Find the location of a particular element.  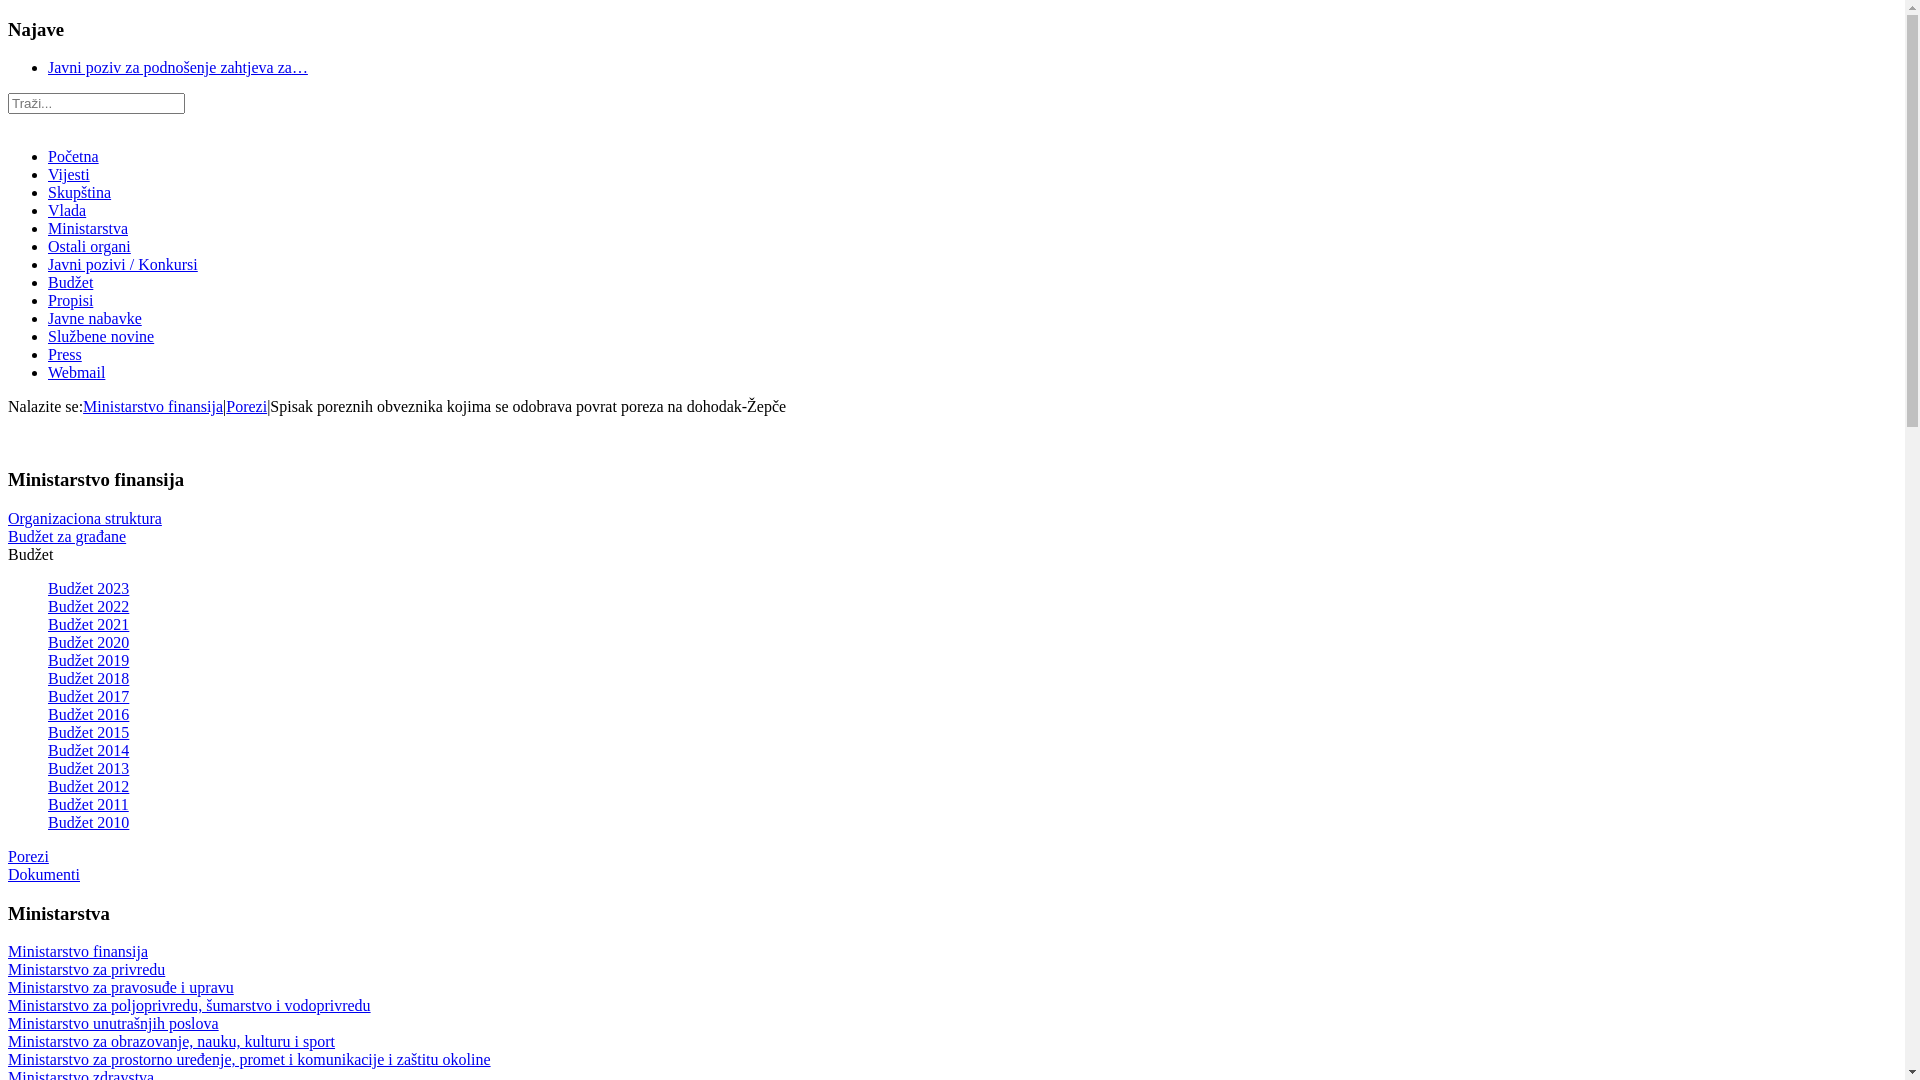

'Porezi' is located at coordinates (28, 855).